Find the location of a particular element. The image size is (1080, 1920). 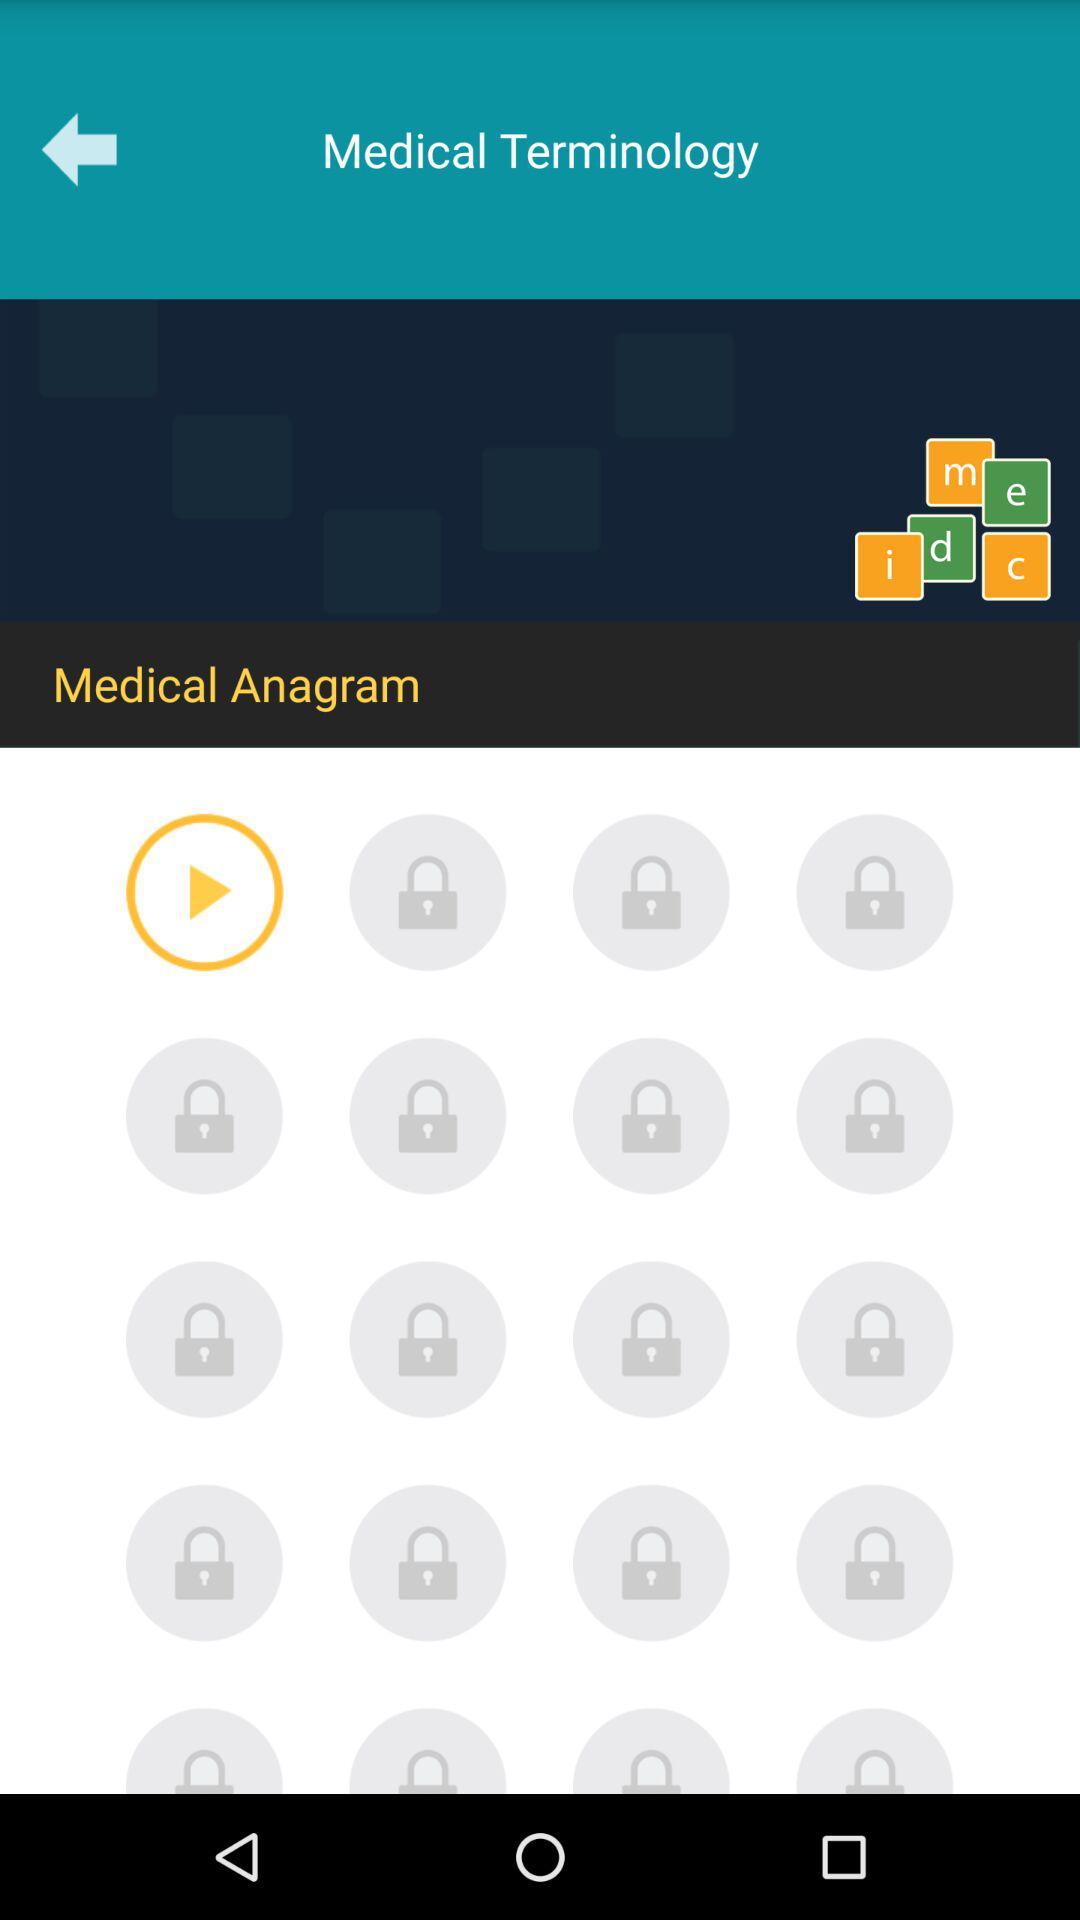

the lock icon is located at coordinates (874, 1194).